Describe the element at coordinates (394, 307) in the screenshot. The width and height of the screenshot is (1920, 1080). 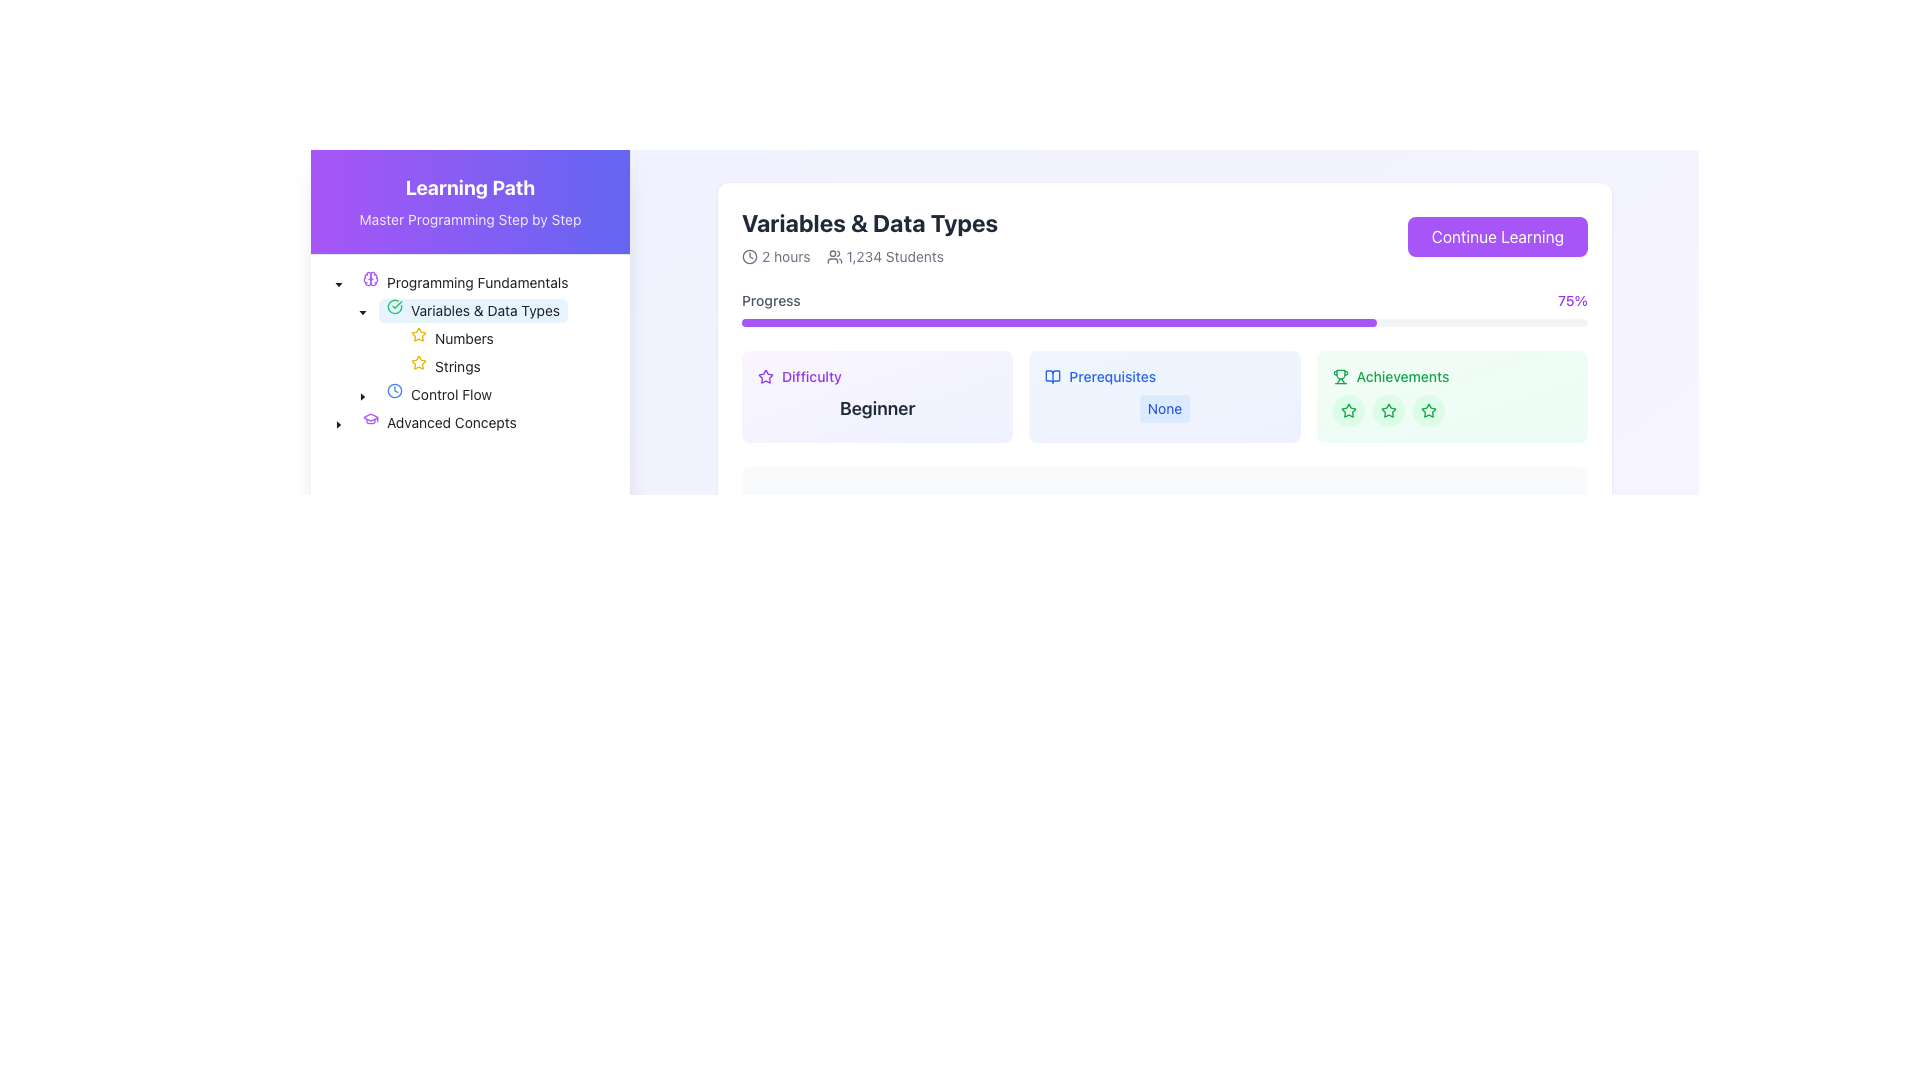
I see `the completion status icon located in the sidebar under the 'Programming Fundamentals' section next to the 'Variables & Data Types' label` at that location.